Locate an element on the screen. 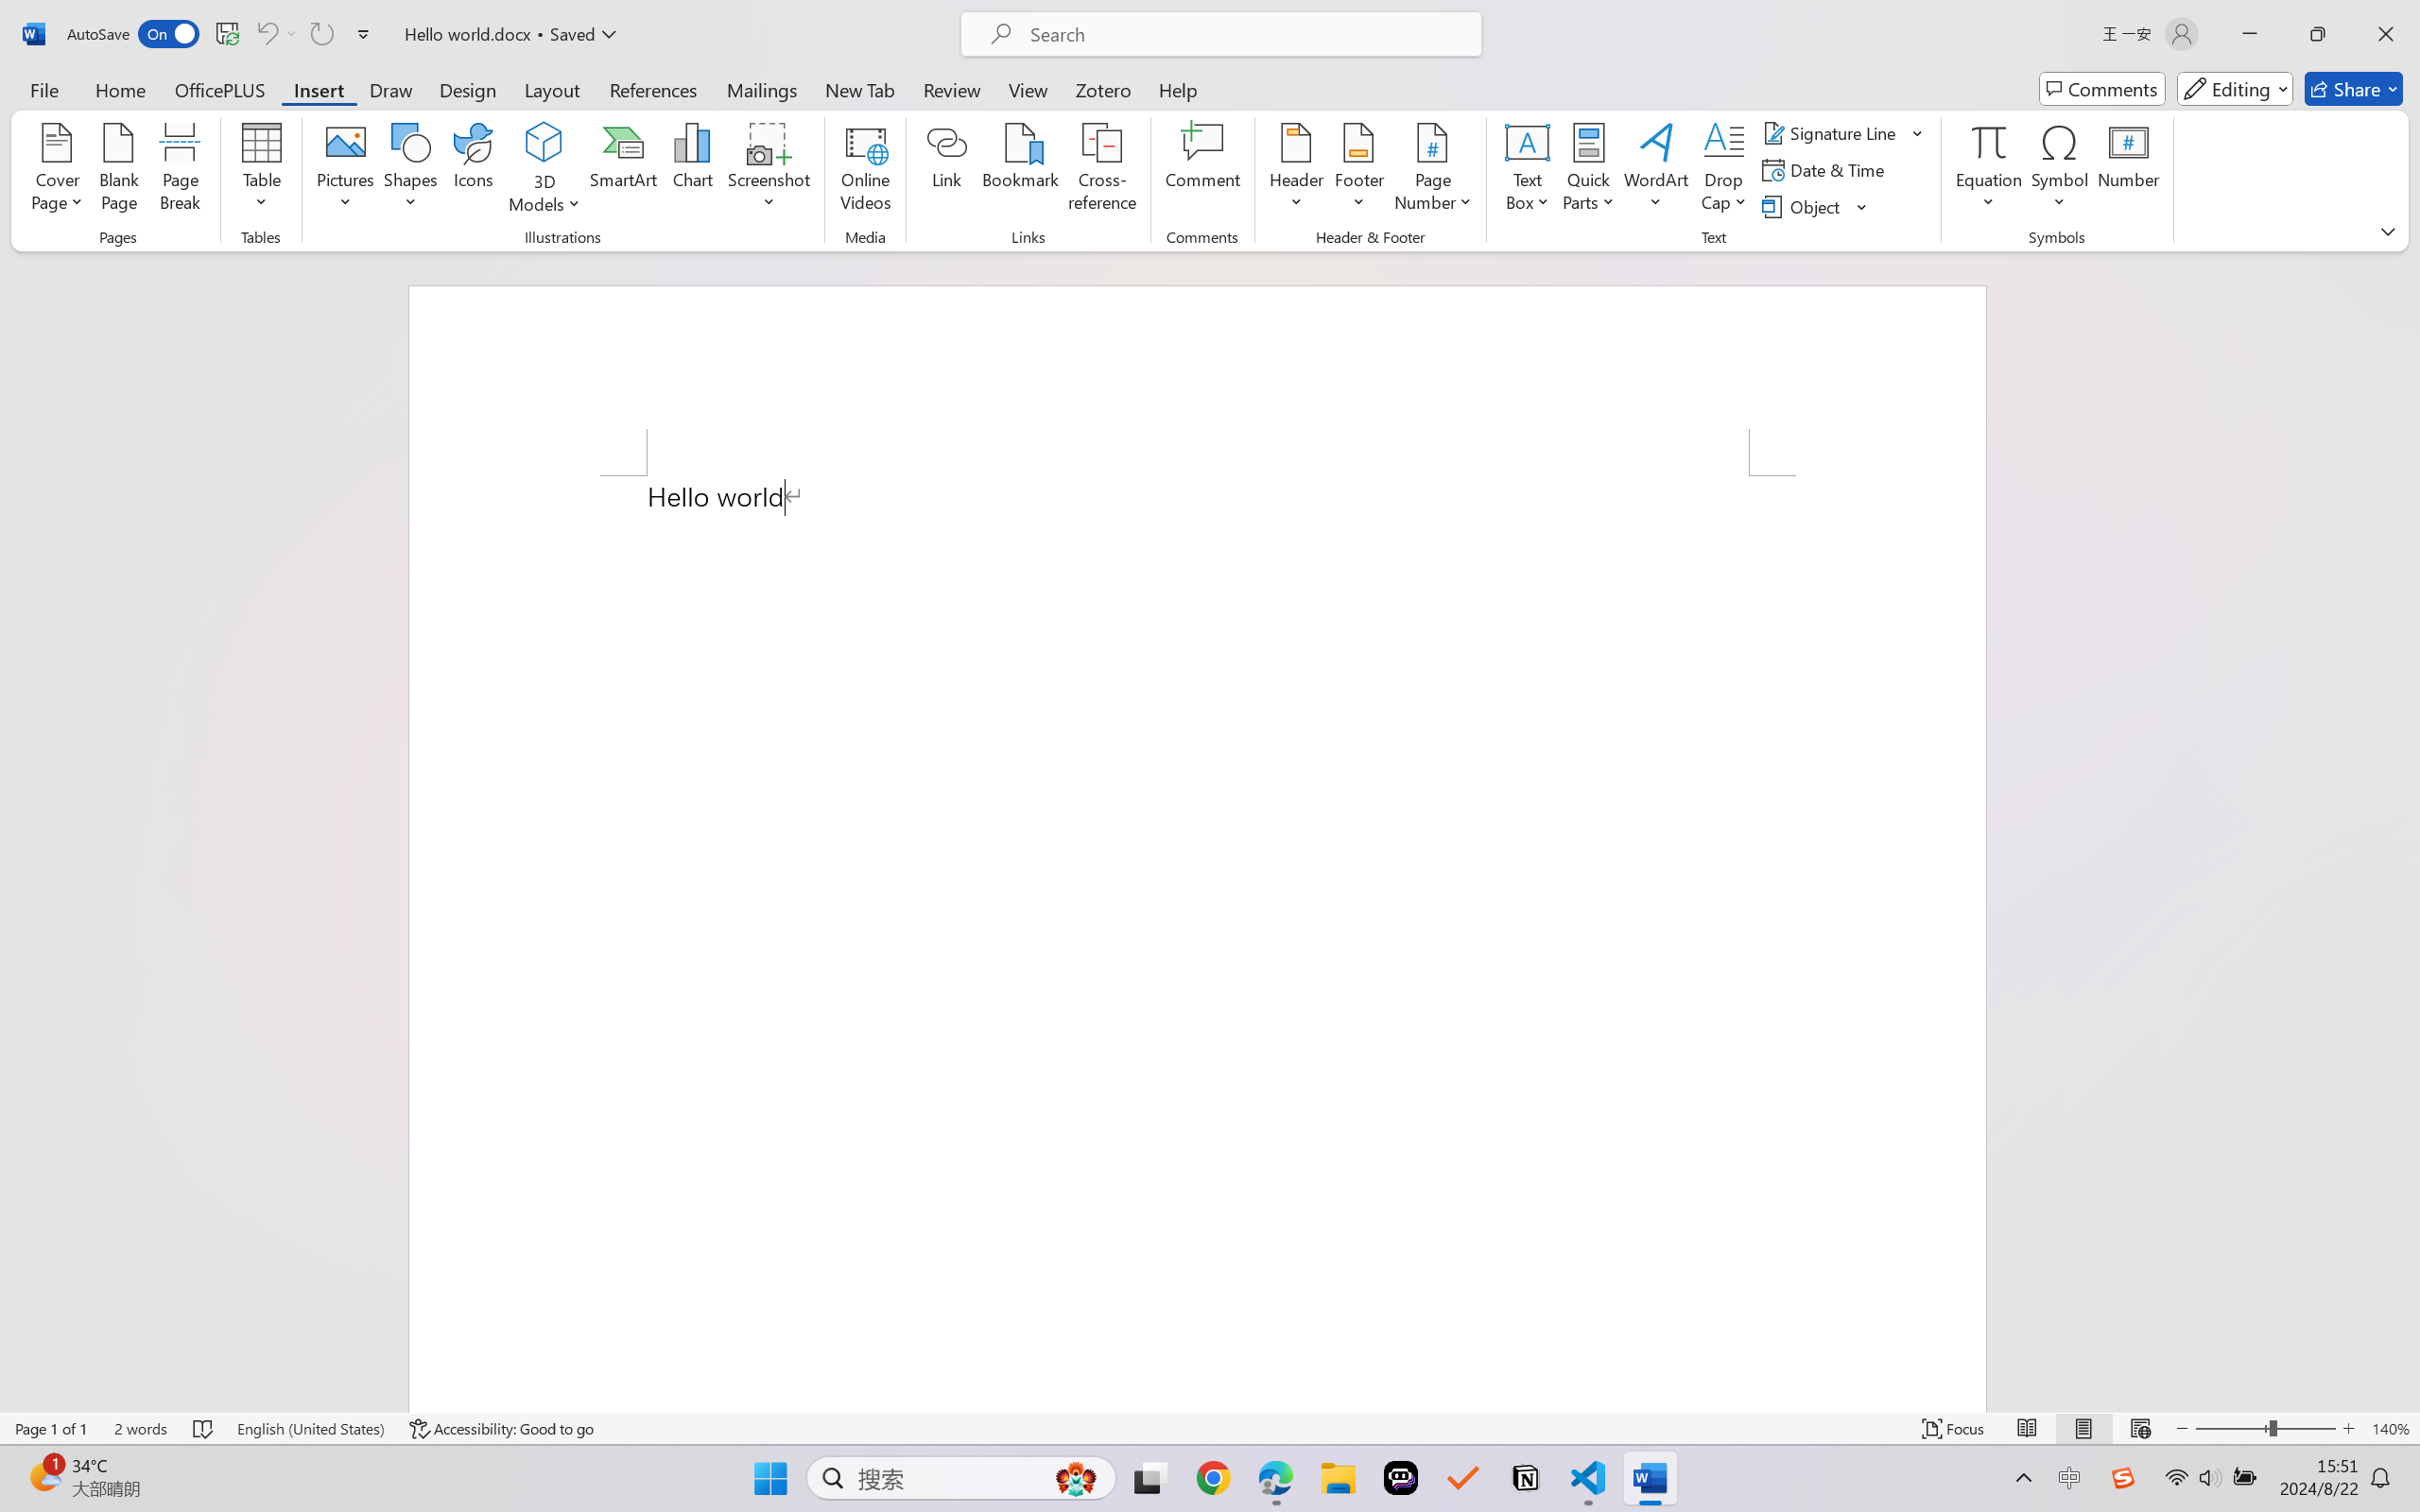 This screenshot has width=2420, height=1512. 'Design' is located at coordinates (467, 88).